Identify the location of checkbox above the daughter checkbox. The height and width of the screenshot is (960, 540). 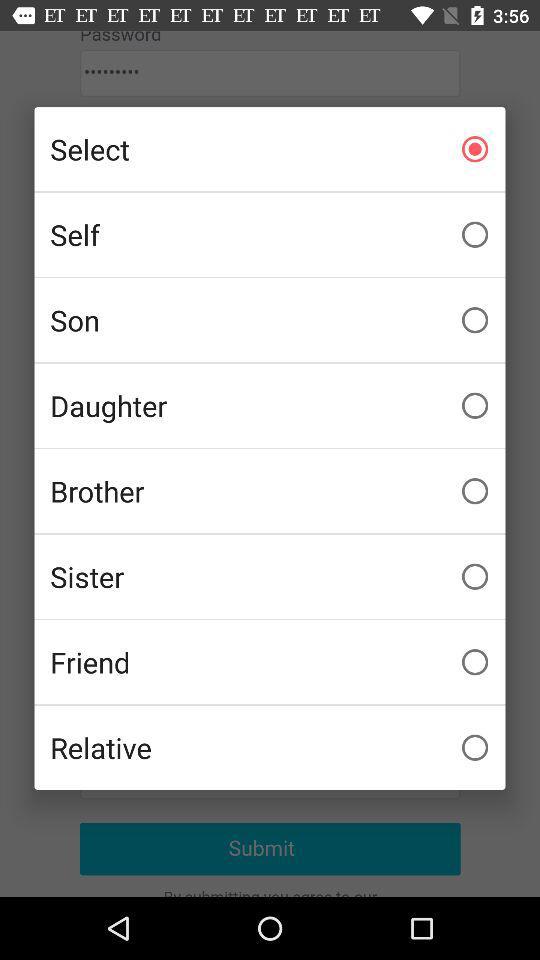
(270, 320).